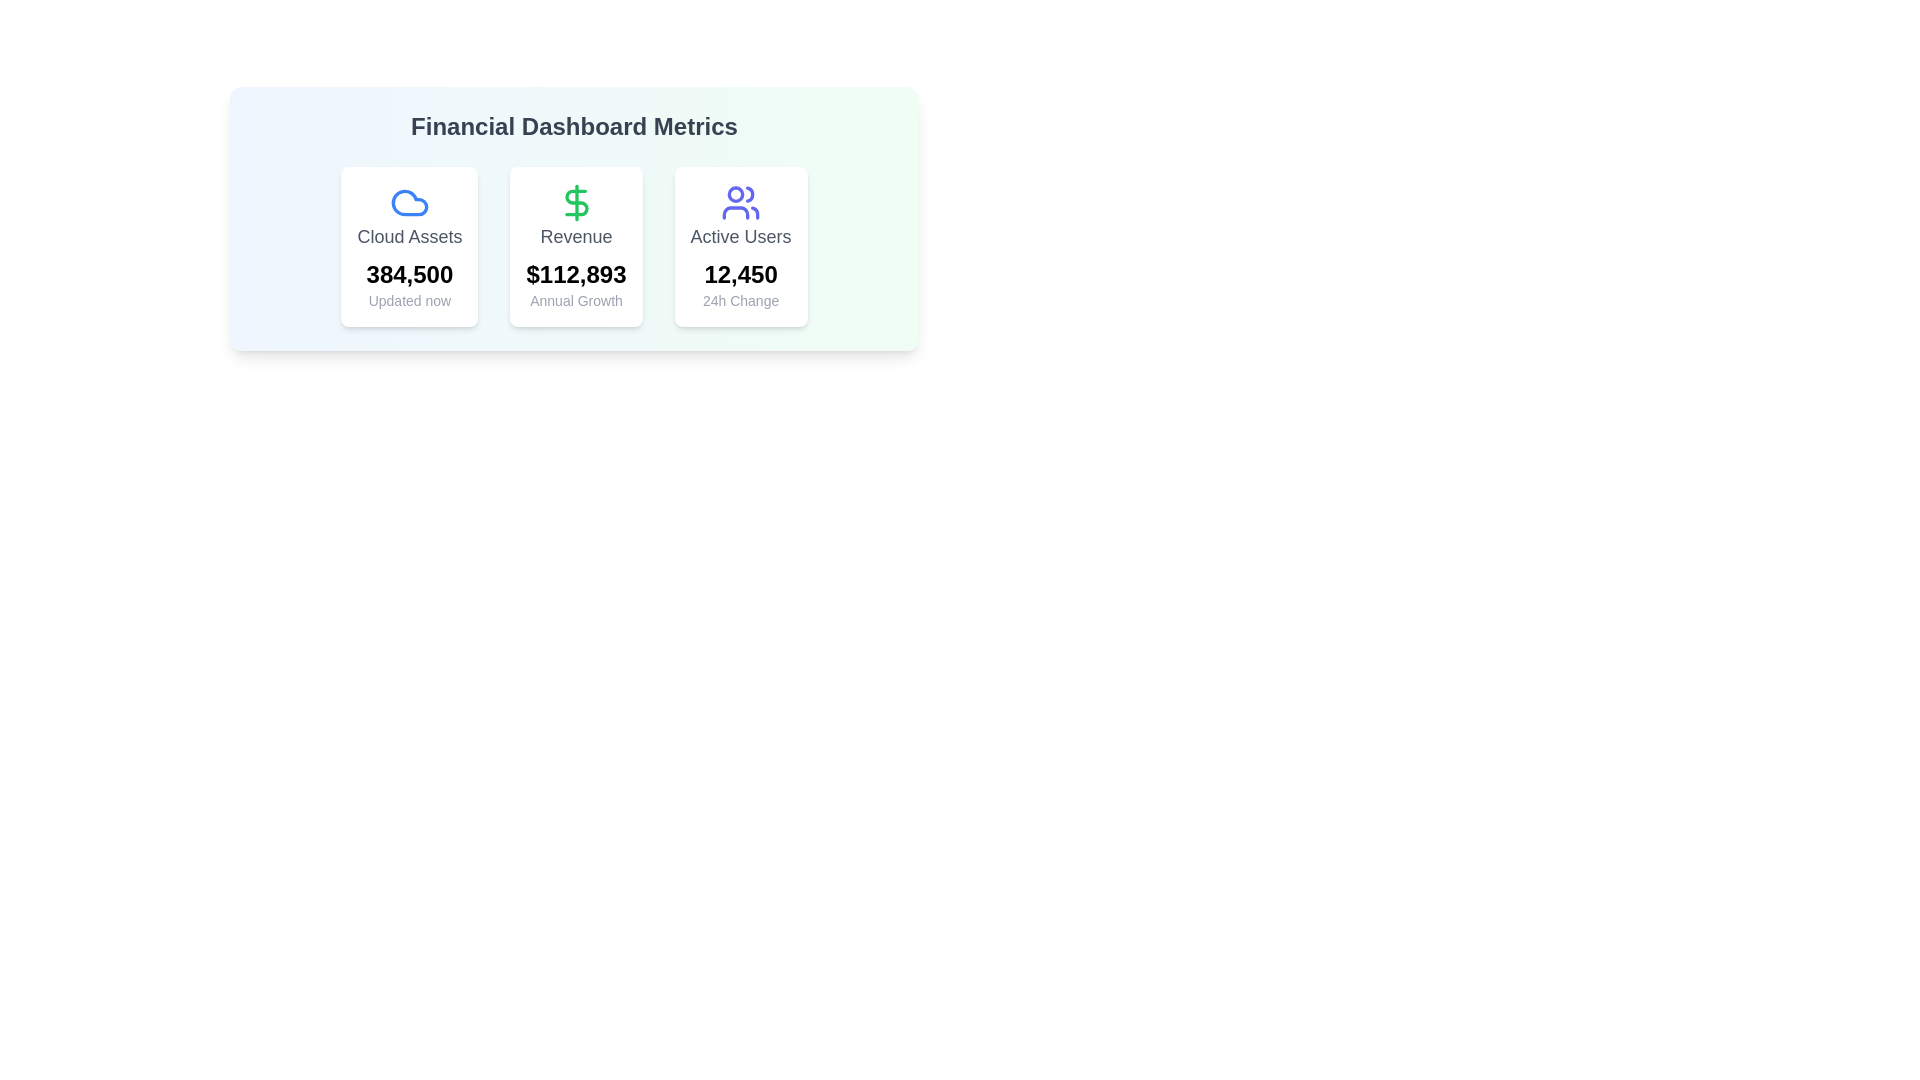 The width and height of the screenshot is (1920, 1080). What do you see at coordinates (740, 235) in the screenshot?
I see `the 'Active Users' static text label element, which is displayed in gray font and located at the top-center of the third card in a row of cards` at bounding box center [740, 235].